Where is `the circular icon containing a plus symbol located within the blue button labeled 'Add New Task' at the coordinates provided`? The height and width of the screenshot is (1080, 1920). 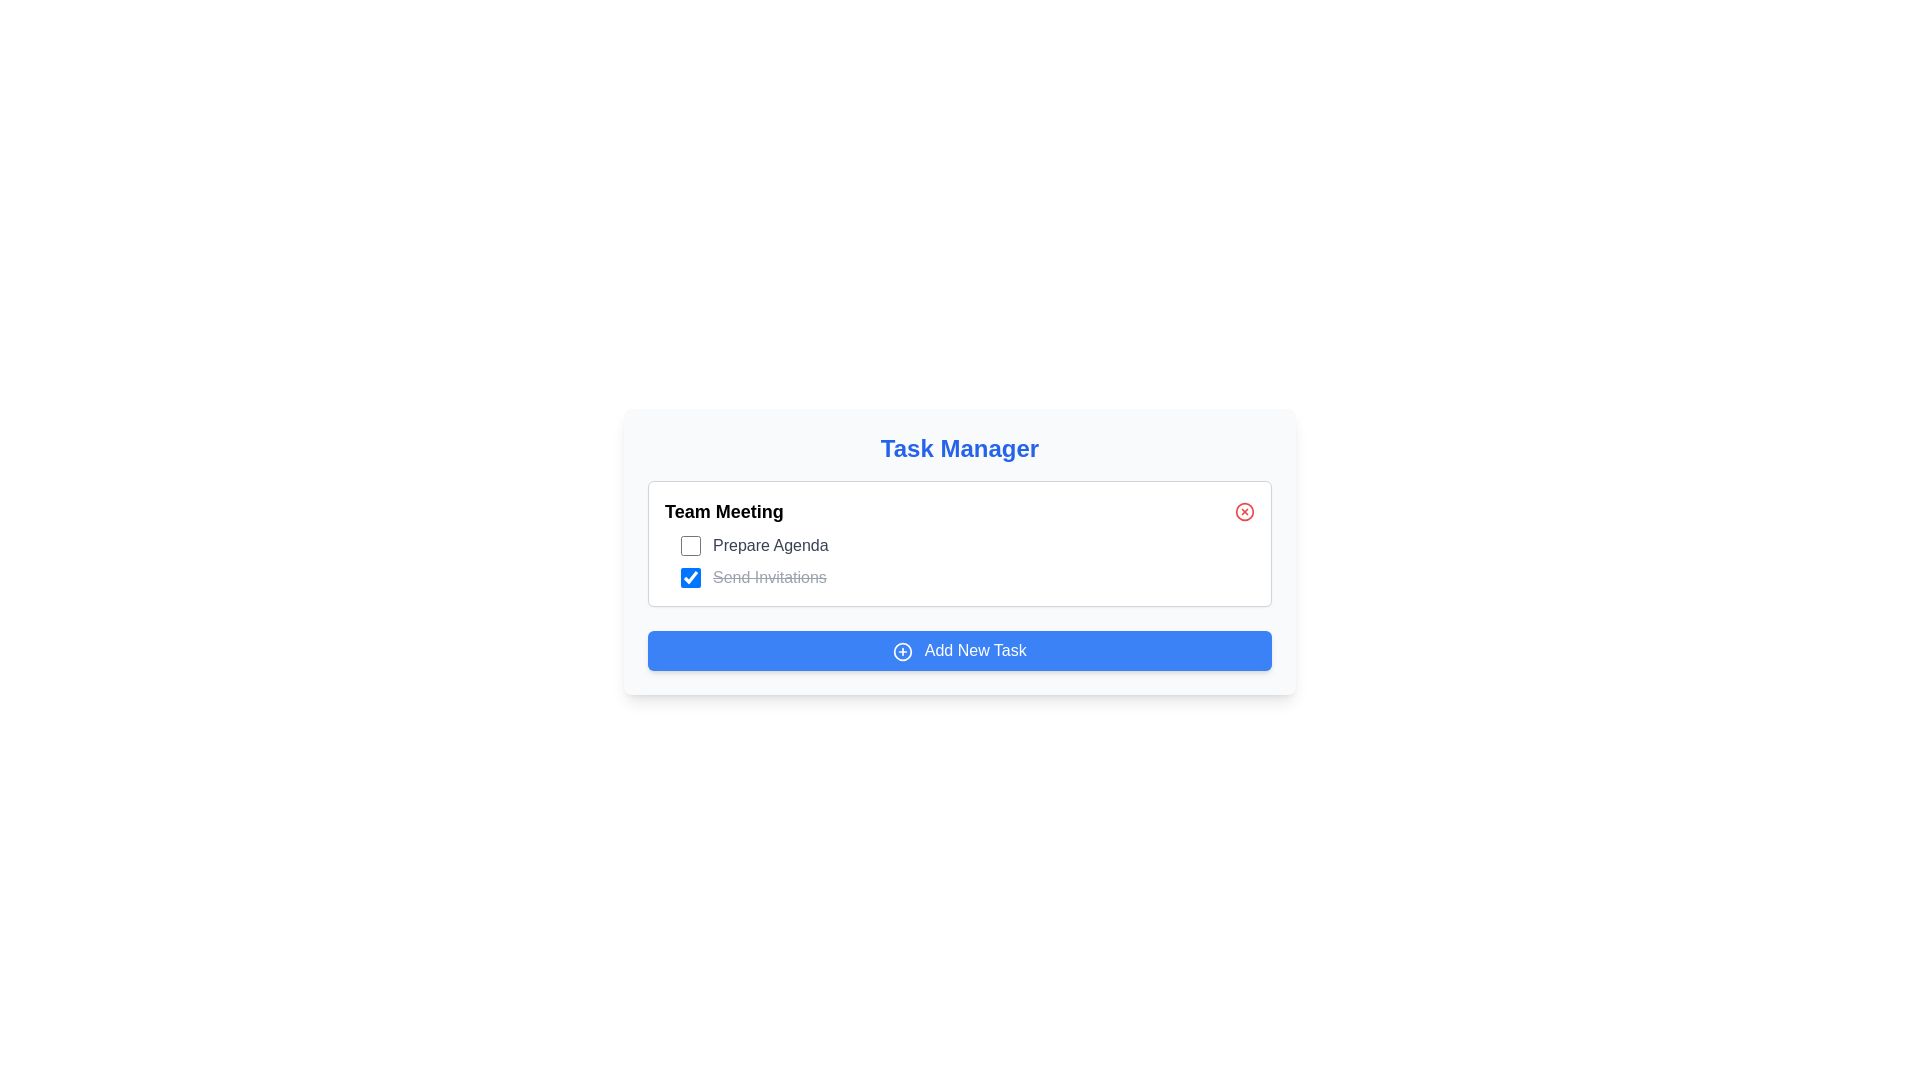
the circular icon containing a plus symbol located within the blue button labeled 'Add New Task' at the coordinates provided is located at coordinates (902, 651).